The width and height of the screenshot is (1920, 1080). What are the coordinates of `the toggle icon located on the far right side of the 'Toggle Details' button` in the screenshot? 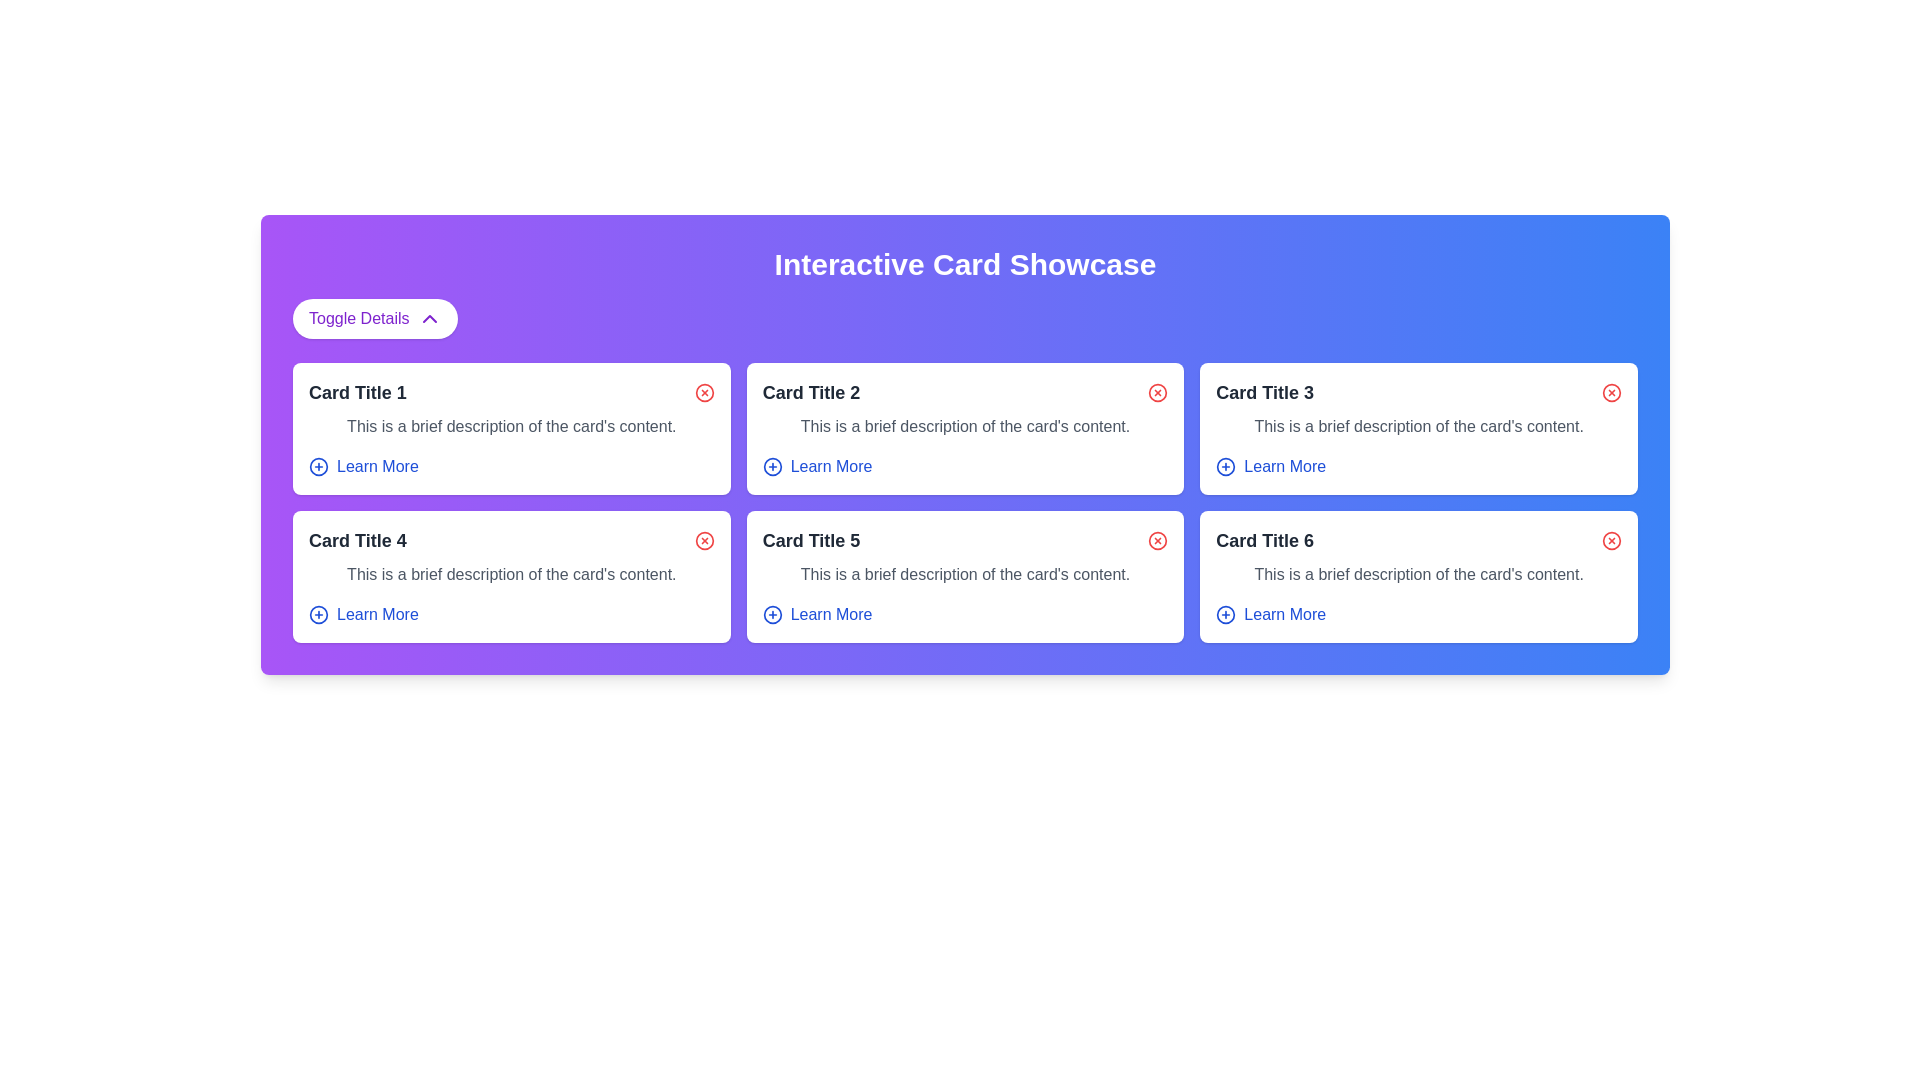 It's located at (428, 318).